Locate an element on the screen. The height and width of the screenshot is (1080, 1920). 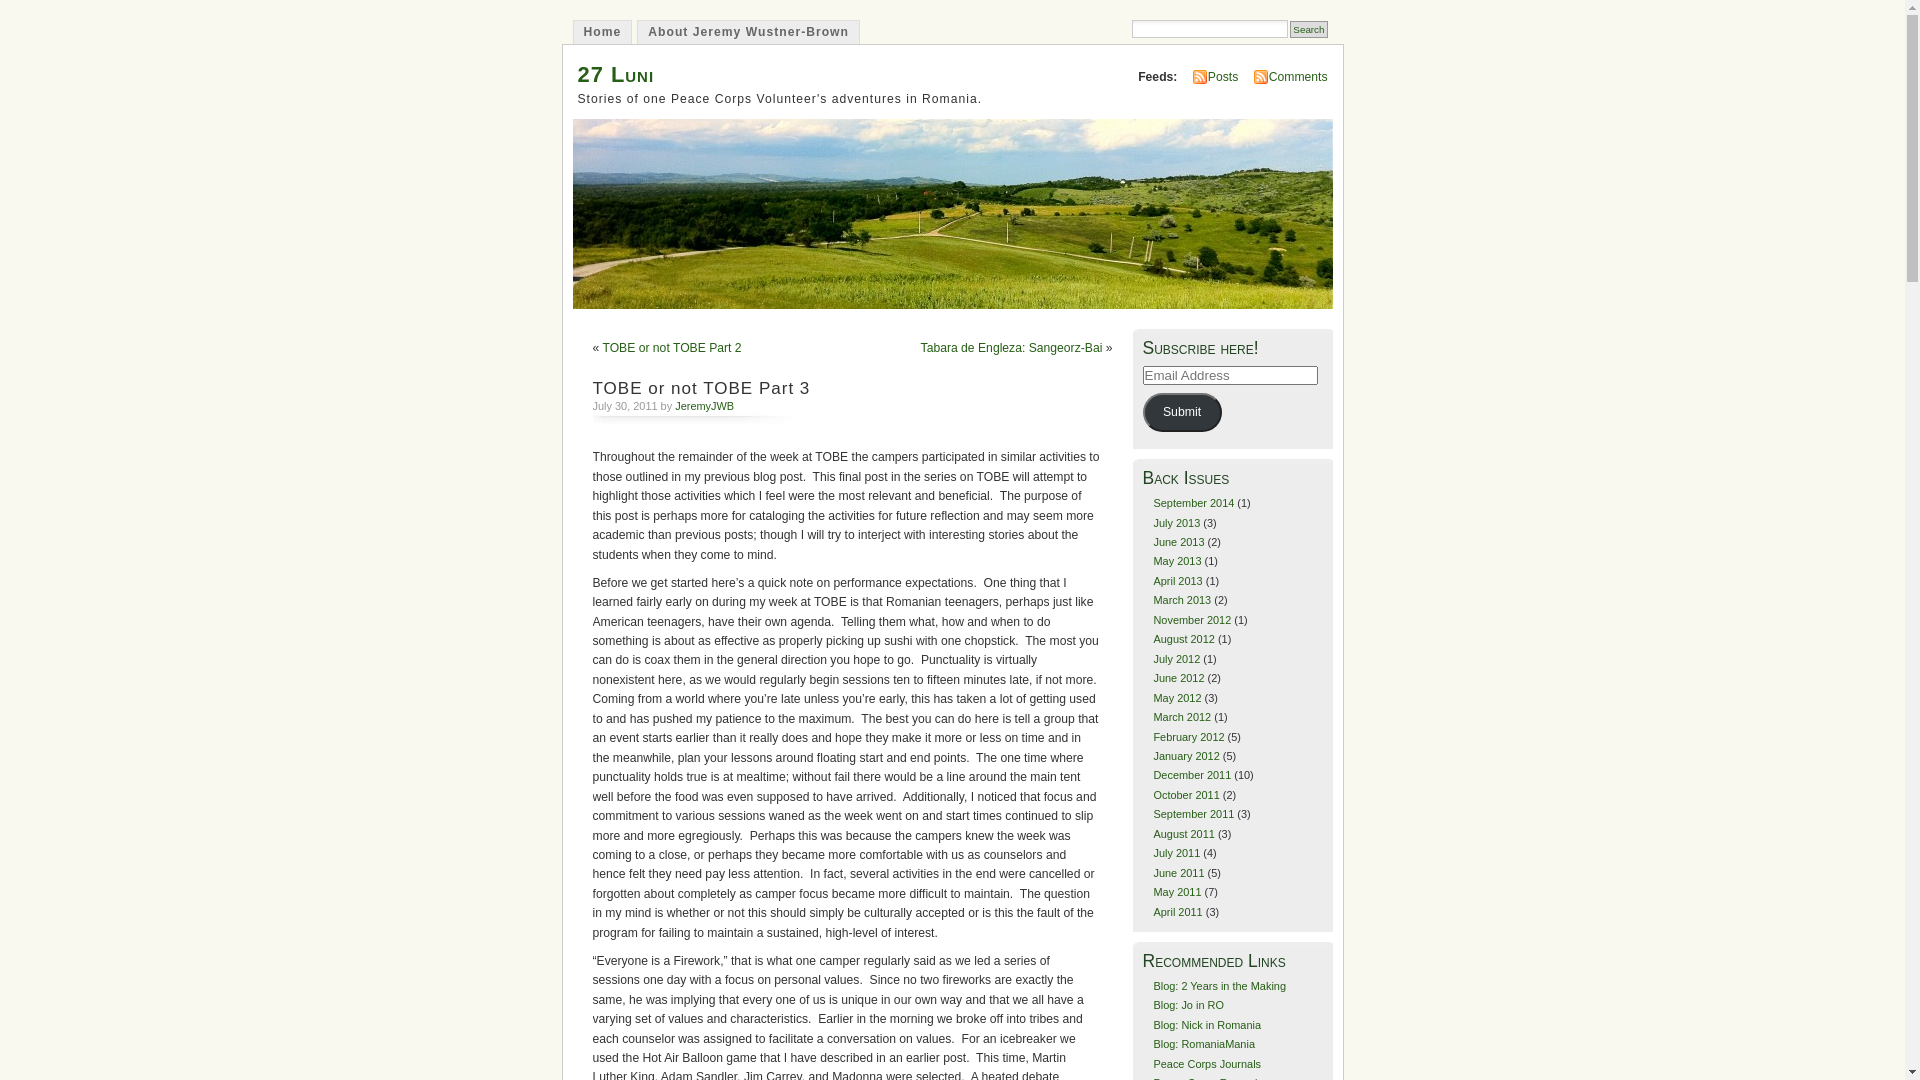
'January 2012' is located at coordinates (1185, 756).